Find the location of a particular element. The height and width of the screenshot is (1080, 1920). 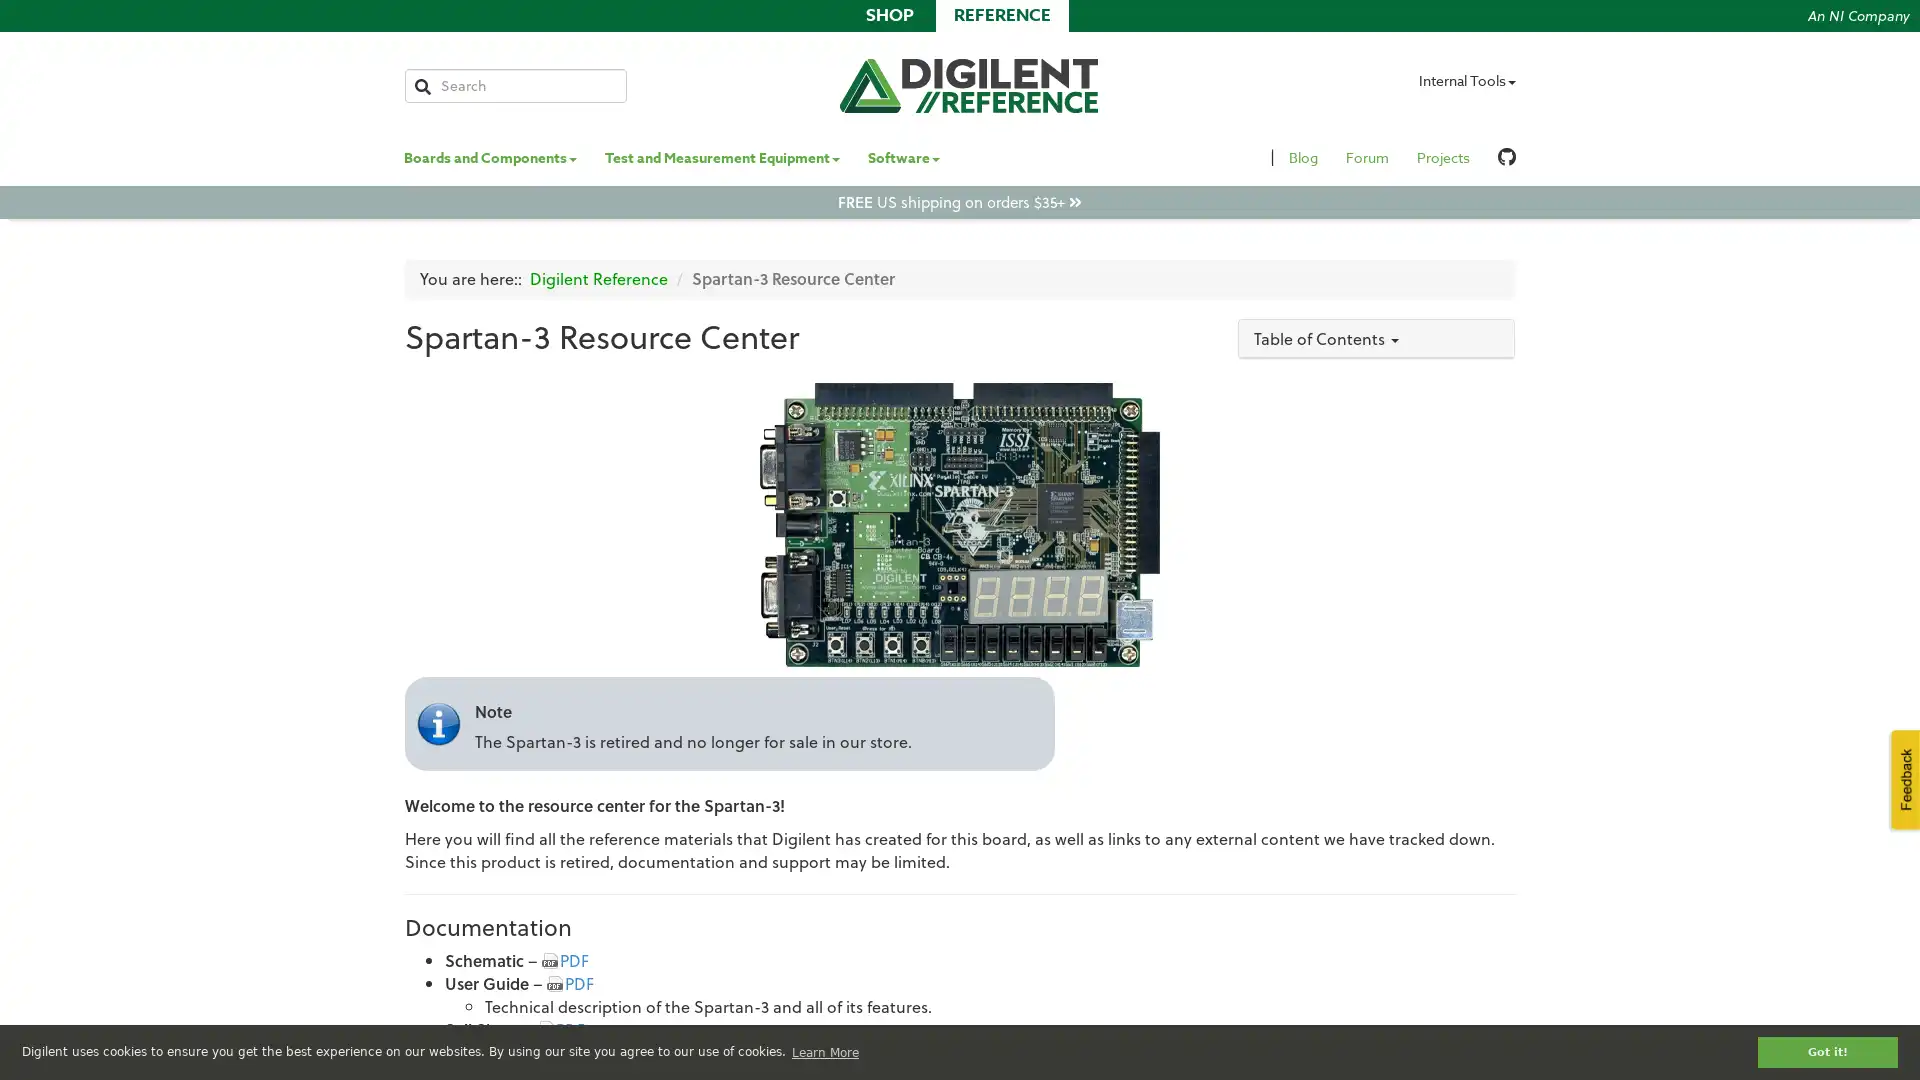

dismiss cookie message is located at coordinates (1828, 1051).